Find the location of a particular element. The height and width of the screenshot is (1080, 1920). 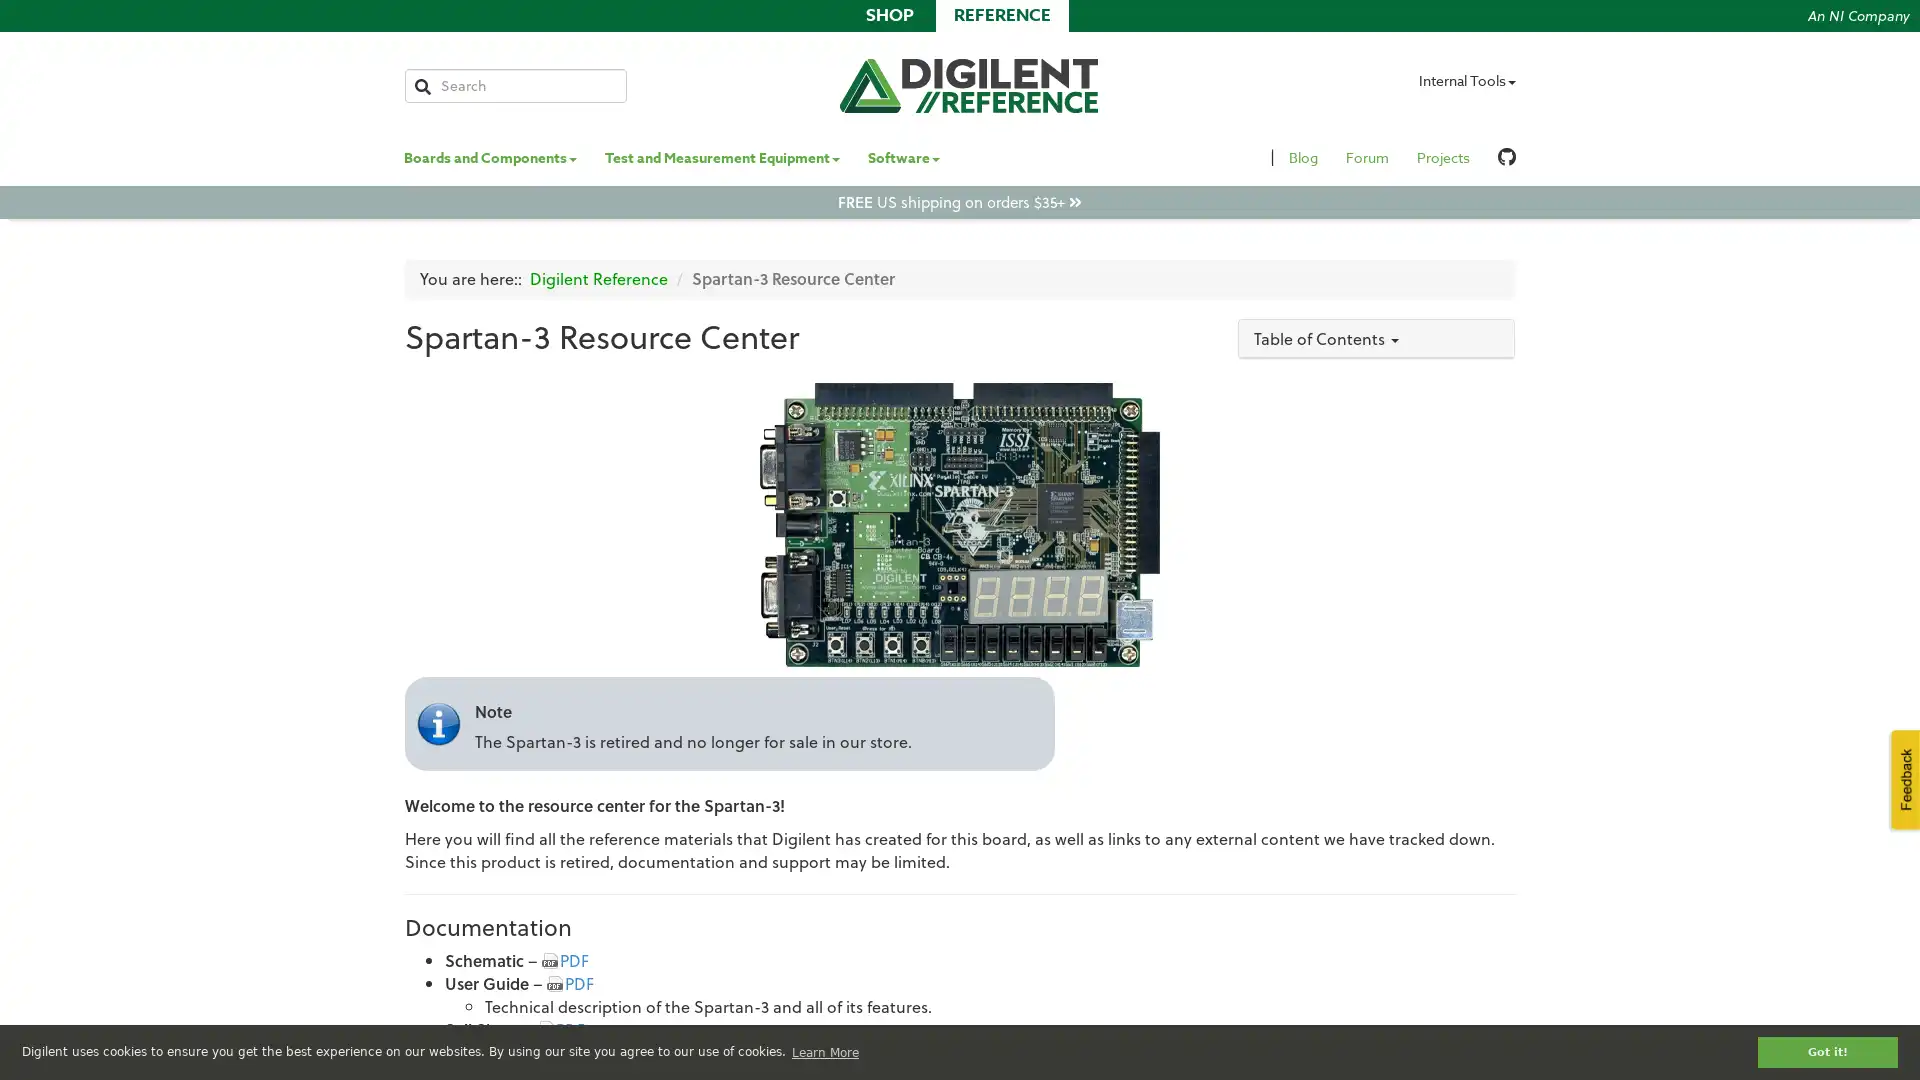

dismiss cookie message is located at coordinates (1828, 1051).